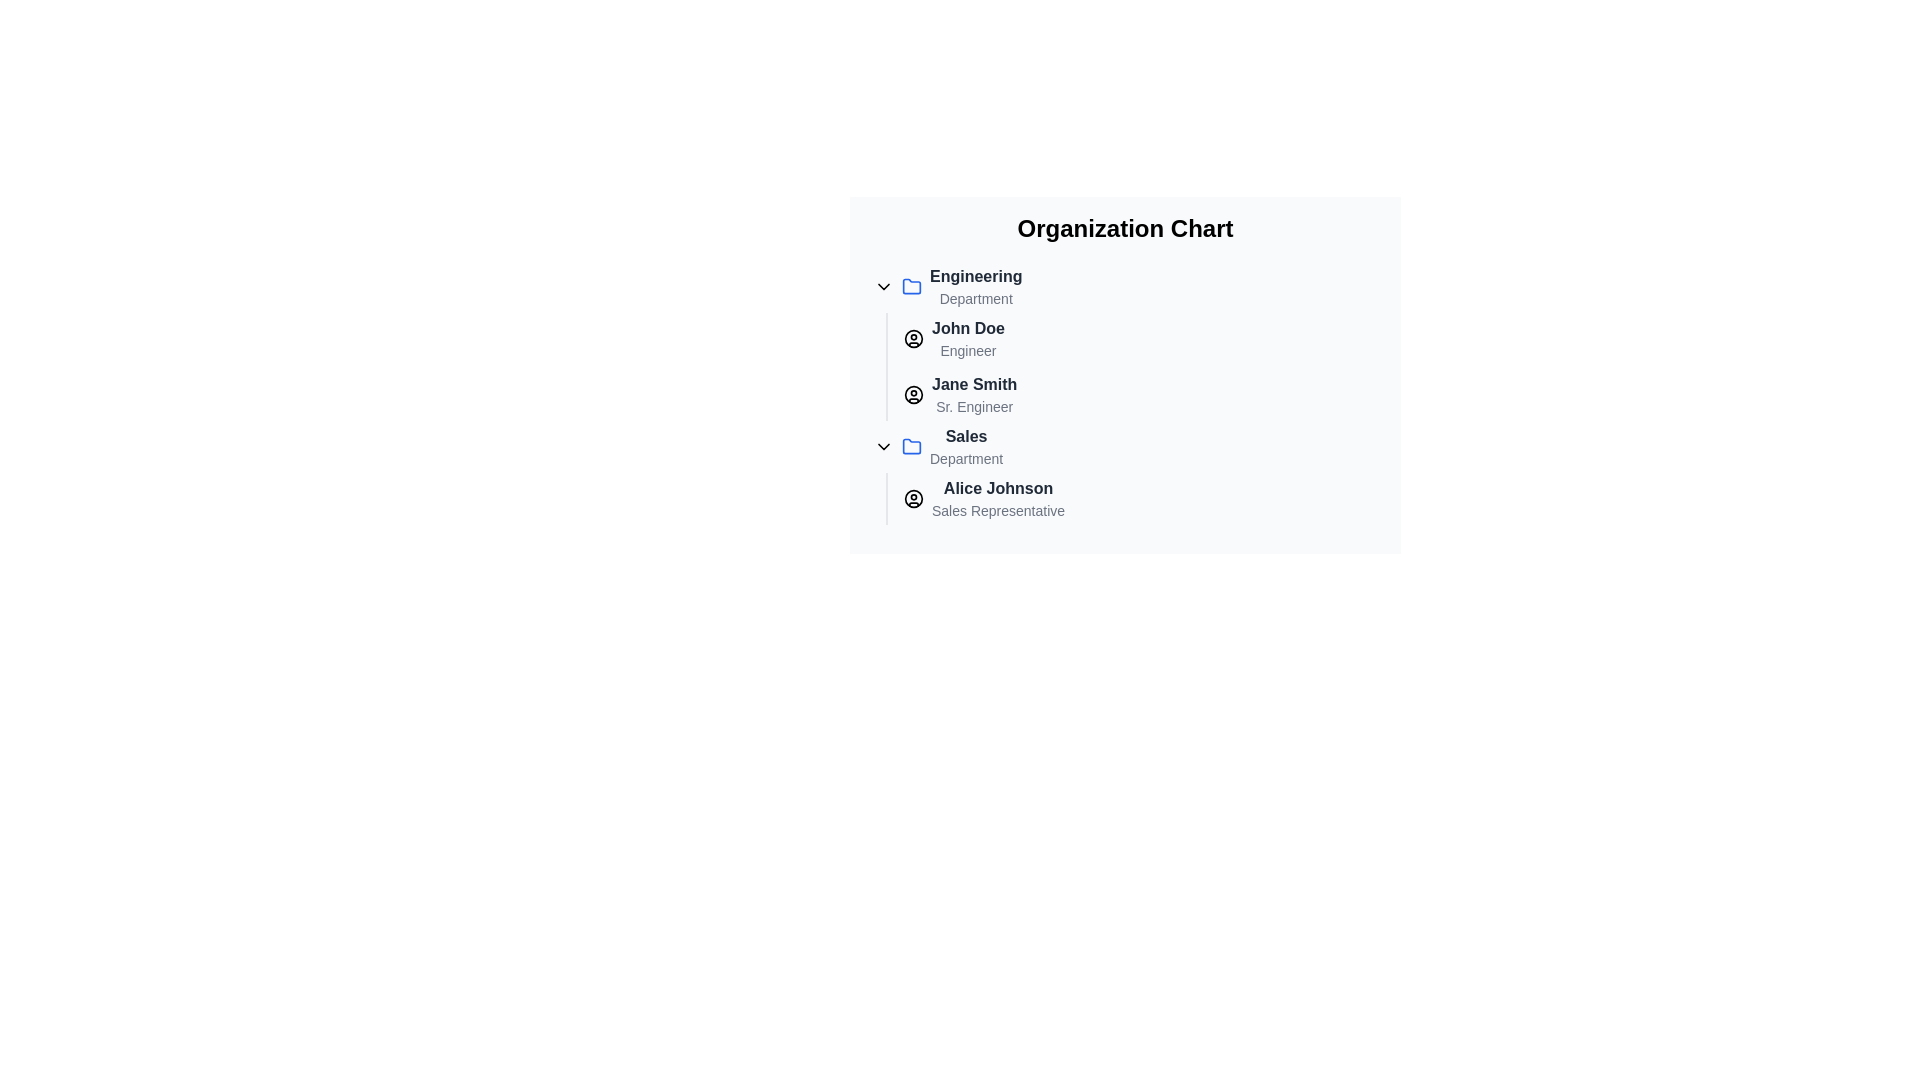  I want to click on the Text label displaying 'Sr. Engineer' associated with 'Jane Smith', which is located under the 'Engineering' department node, so click(974, 406).